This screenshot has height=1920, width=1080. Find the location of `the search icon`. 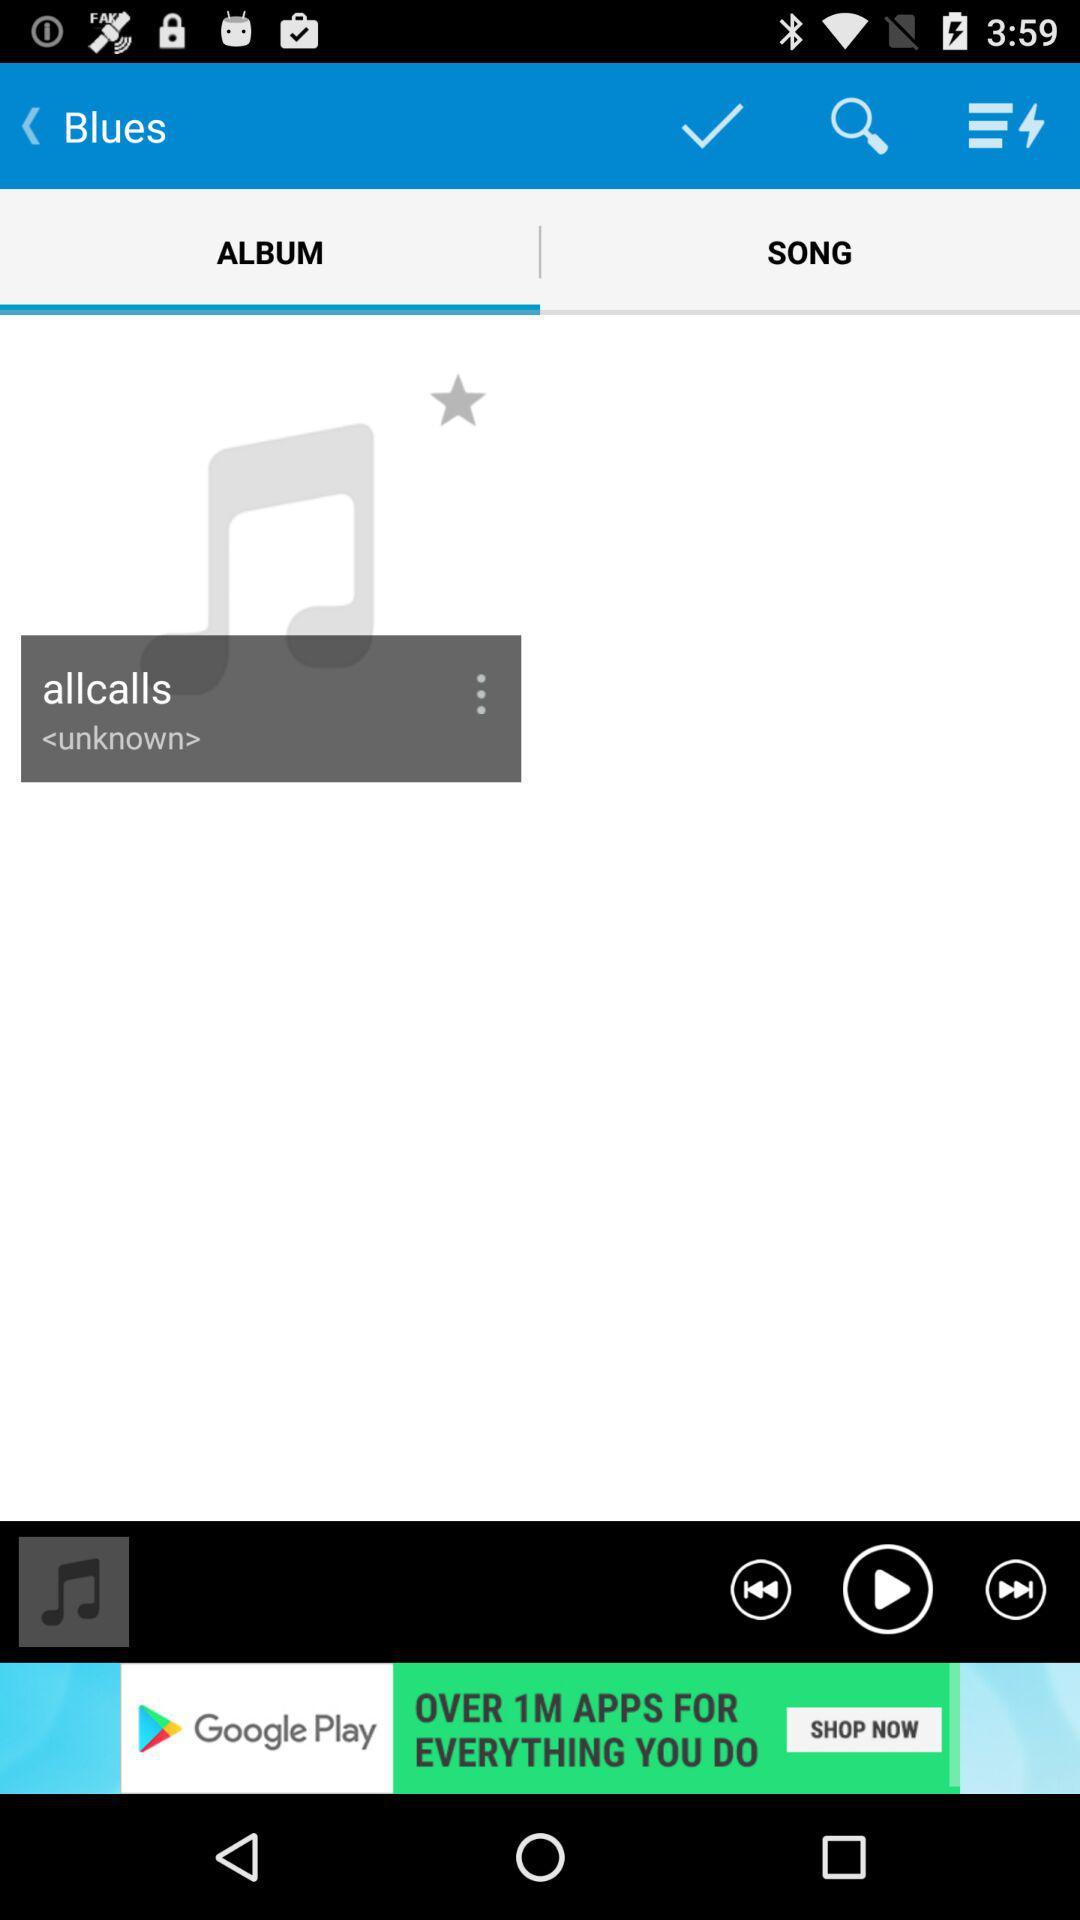

the search icon is located at coordinates (858, 133).